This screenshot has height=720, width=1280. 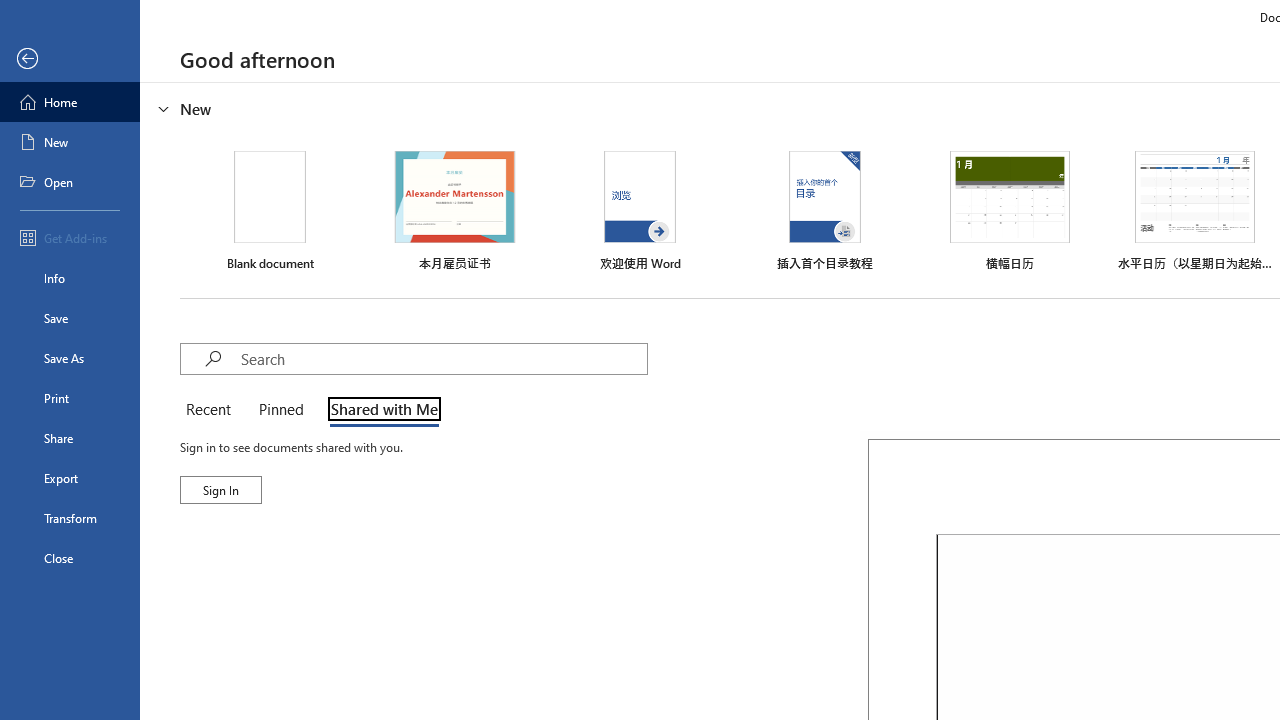 What do you see at coordinates (212, 410) in the screenshot?
I see `'Recent'` at bounding box center [212, 410].